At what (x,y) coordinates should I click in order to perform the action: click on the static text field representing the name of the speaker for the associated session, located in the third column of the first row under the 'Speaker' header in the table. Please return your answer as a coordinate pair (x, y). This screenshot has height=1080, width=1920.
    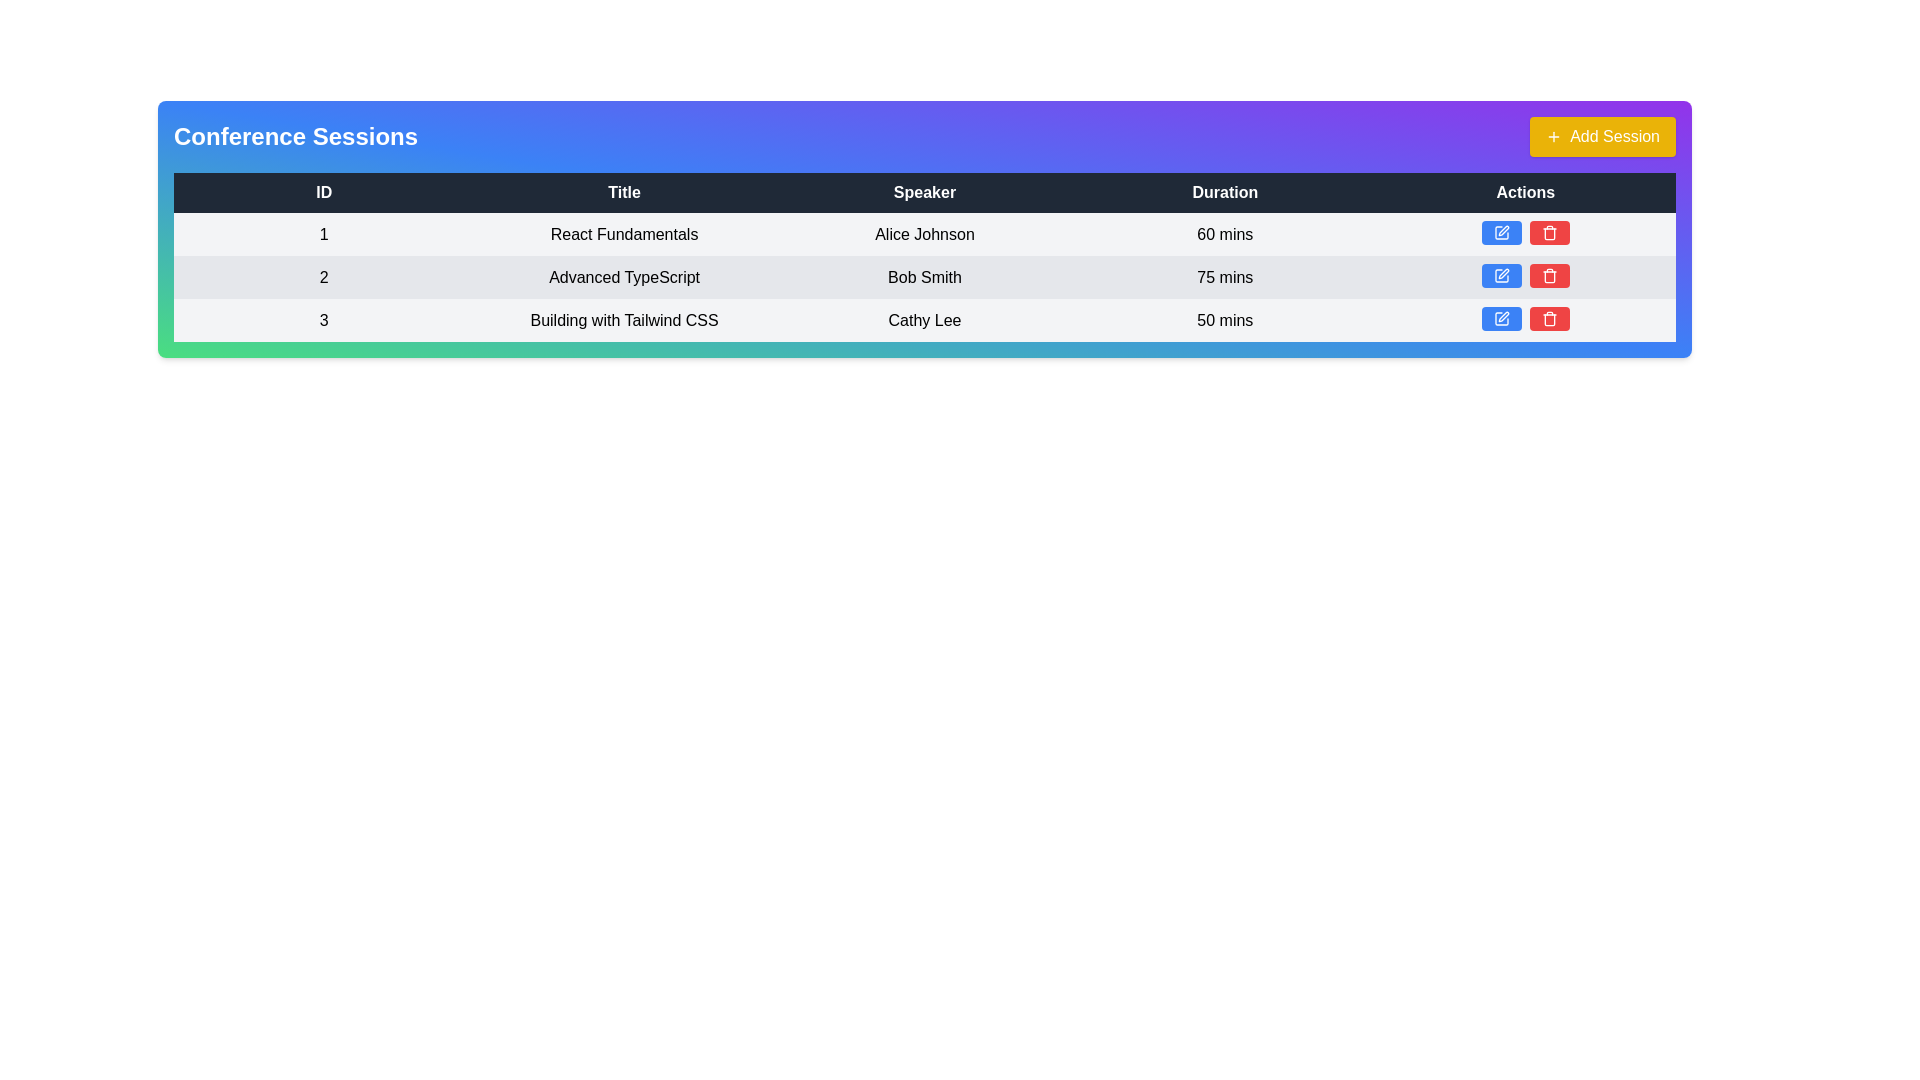
    Looking at the image, I should click on (924, 233).